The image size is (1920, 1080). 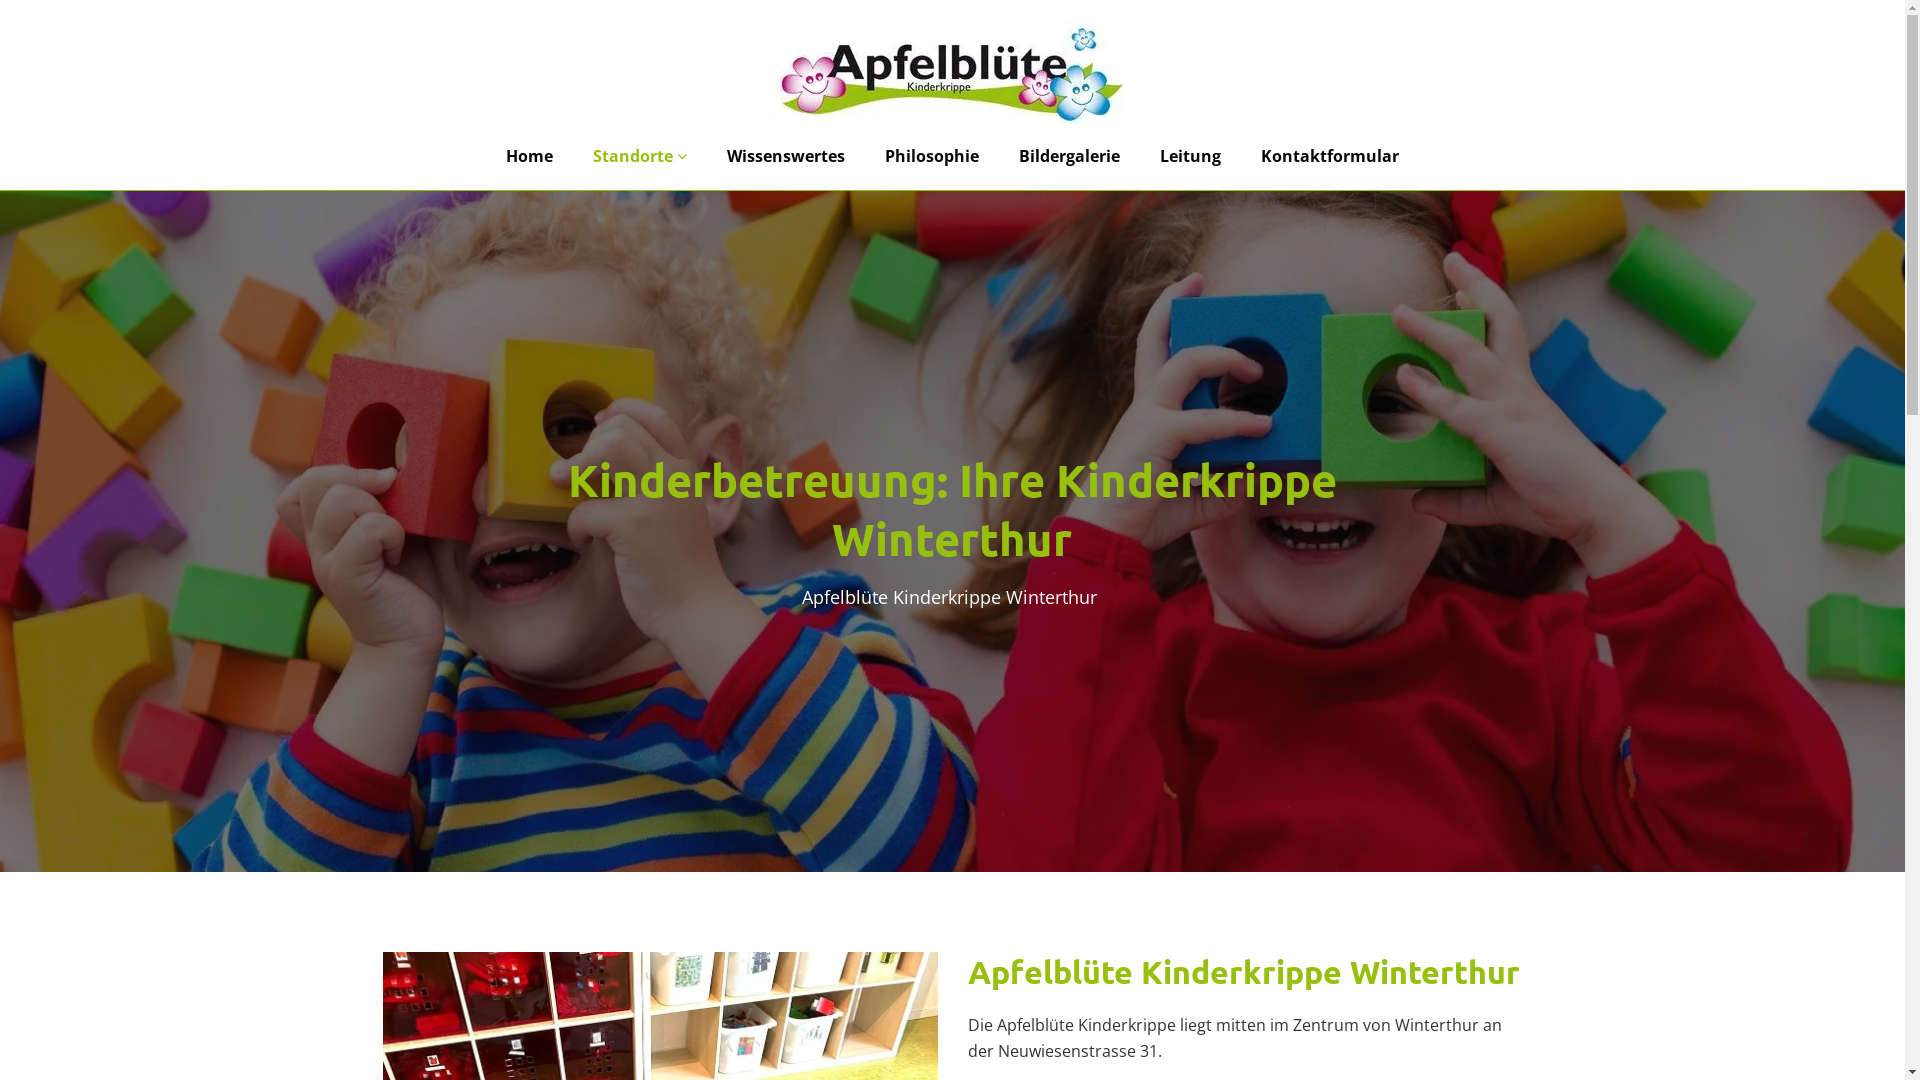 What do you see at coordinates (1068, 154) in the screenshot?
I see `'Bildergalerie'` at bounding box center [1068, 154].